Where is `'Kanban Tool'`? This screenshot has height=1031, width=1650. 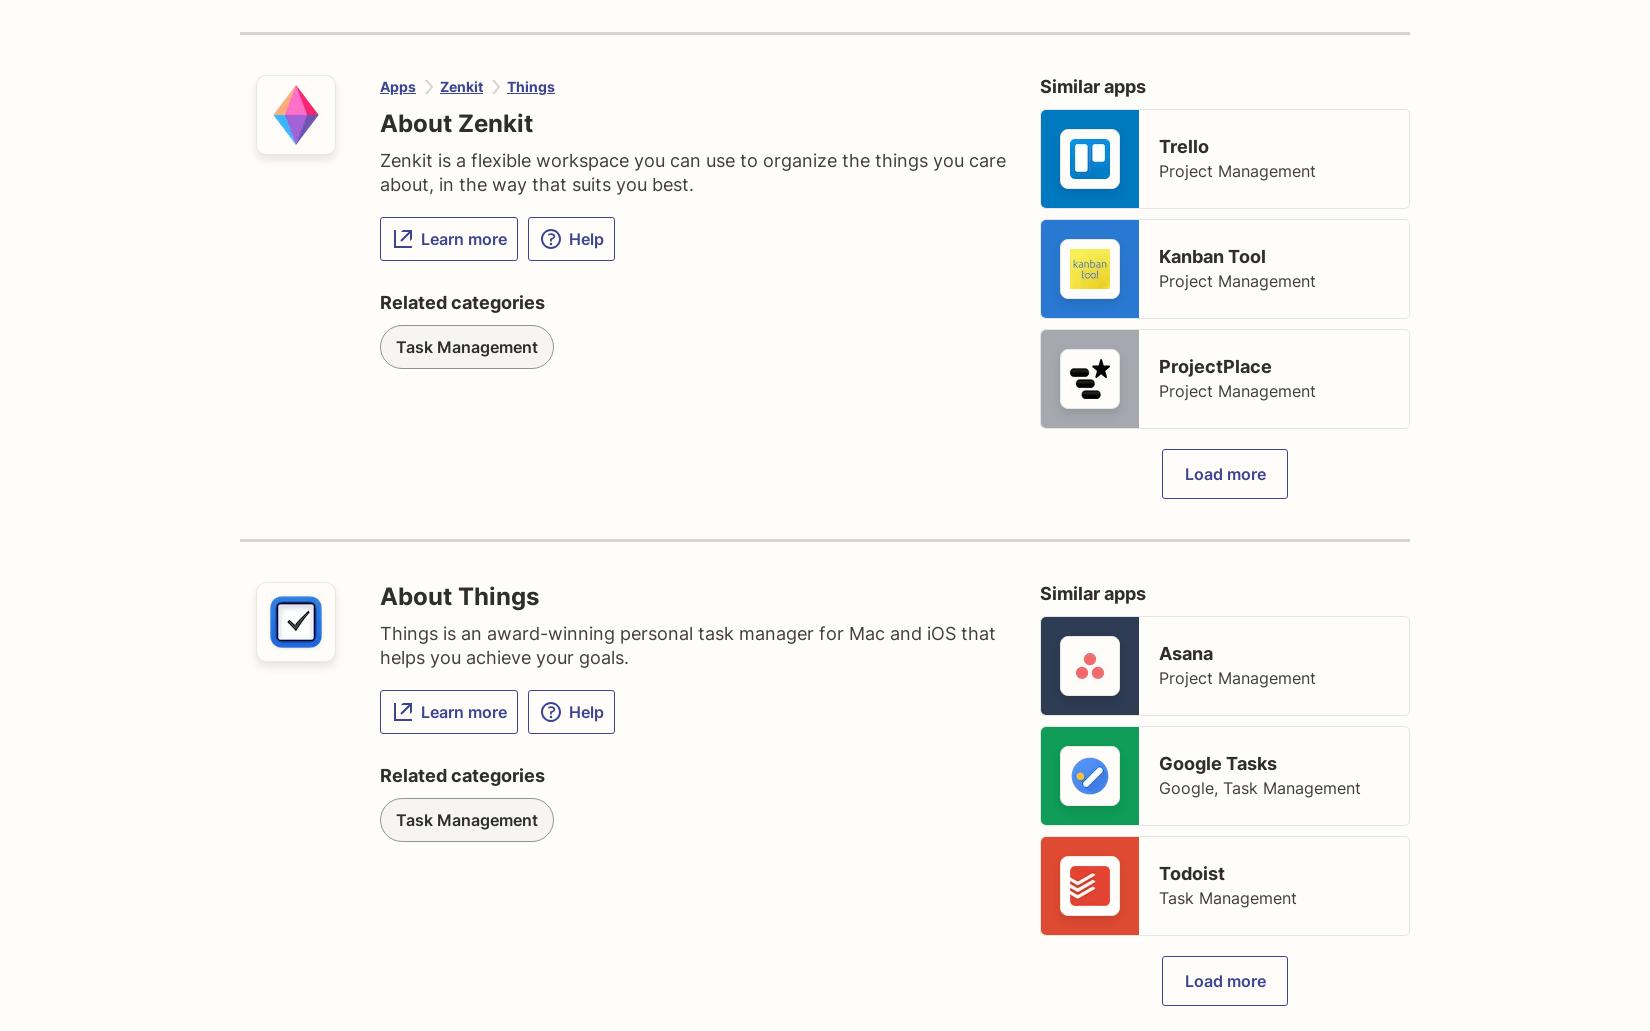
'Kanban Tool' is located at coordinates (1212, 256).